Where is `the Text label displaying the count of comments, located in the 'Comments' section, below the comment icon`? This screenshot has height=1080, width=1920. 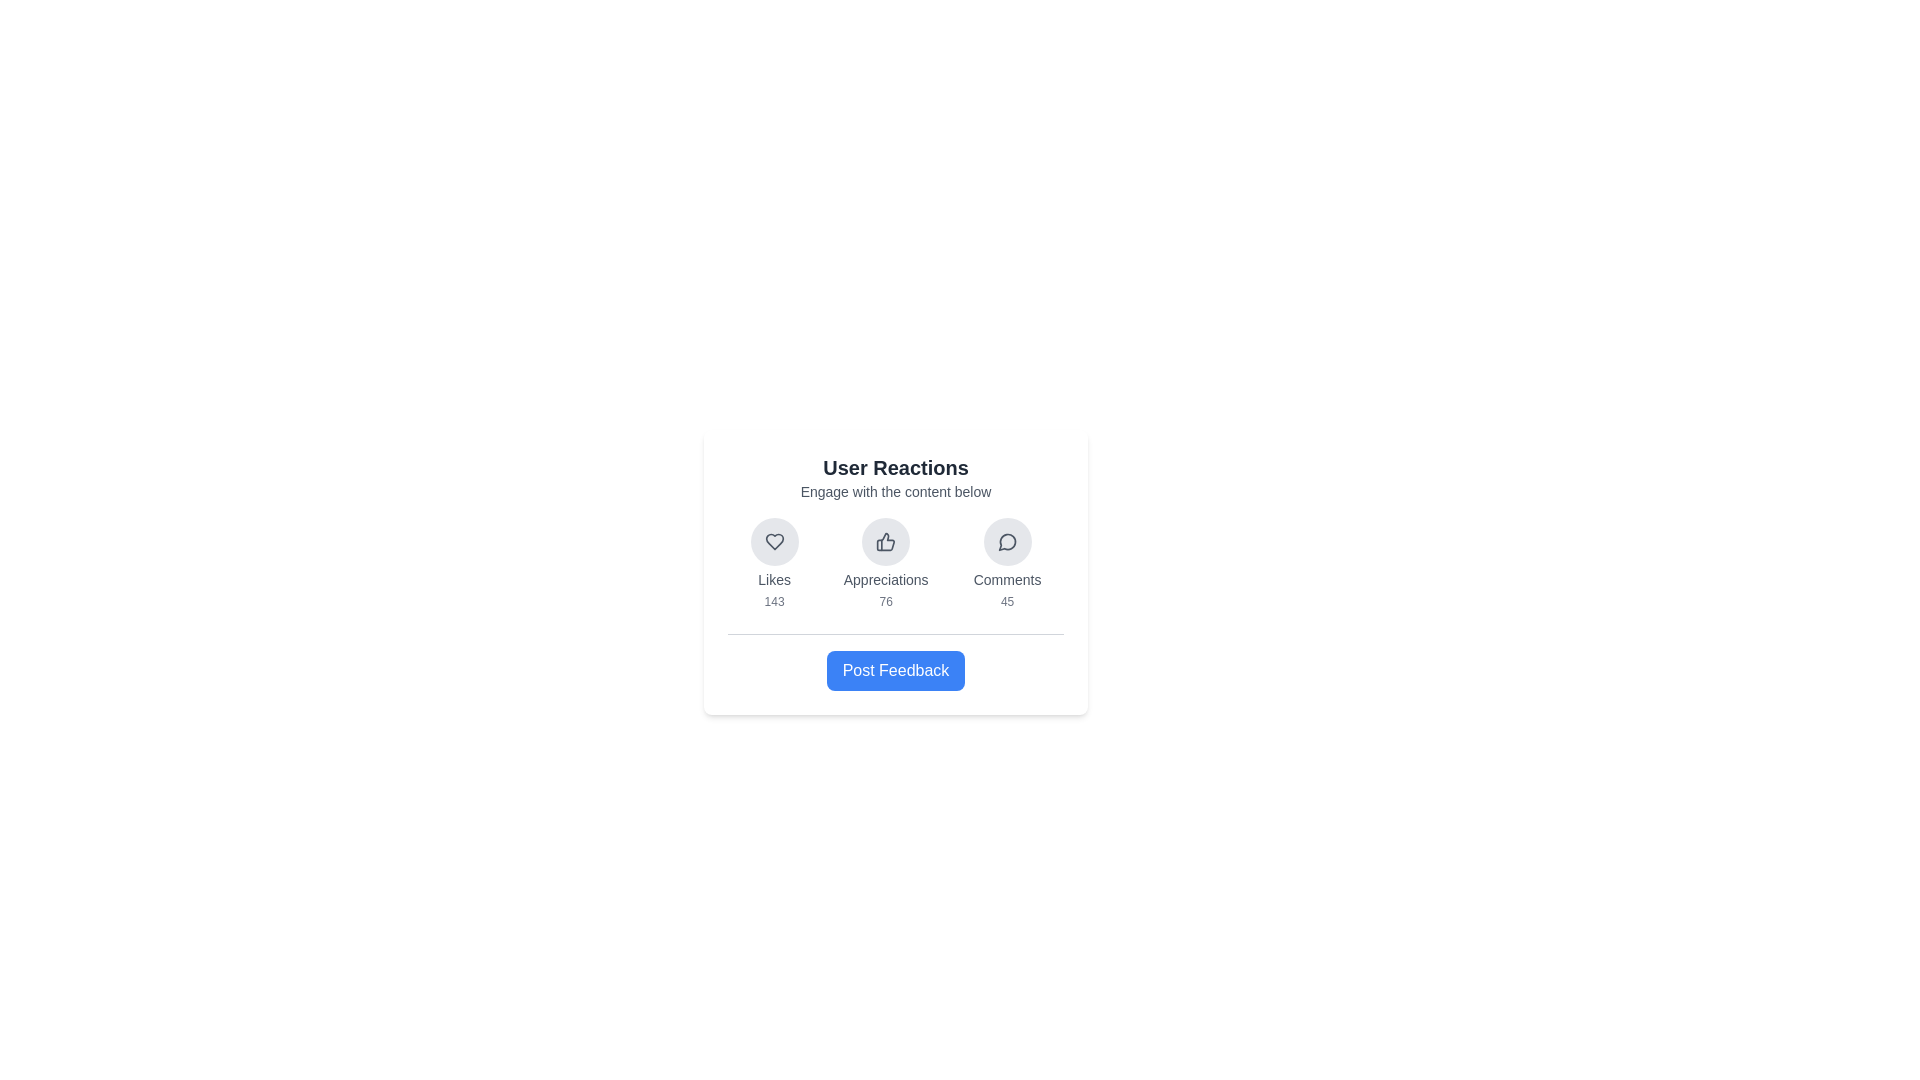
the Text label displaying the count of comments, located in the 'Comments' section, below the comment icon is located at coordinates (1007, 600).